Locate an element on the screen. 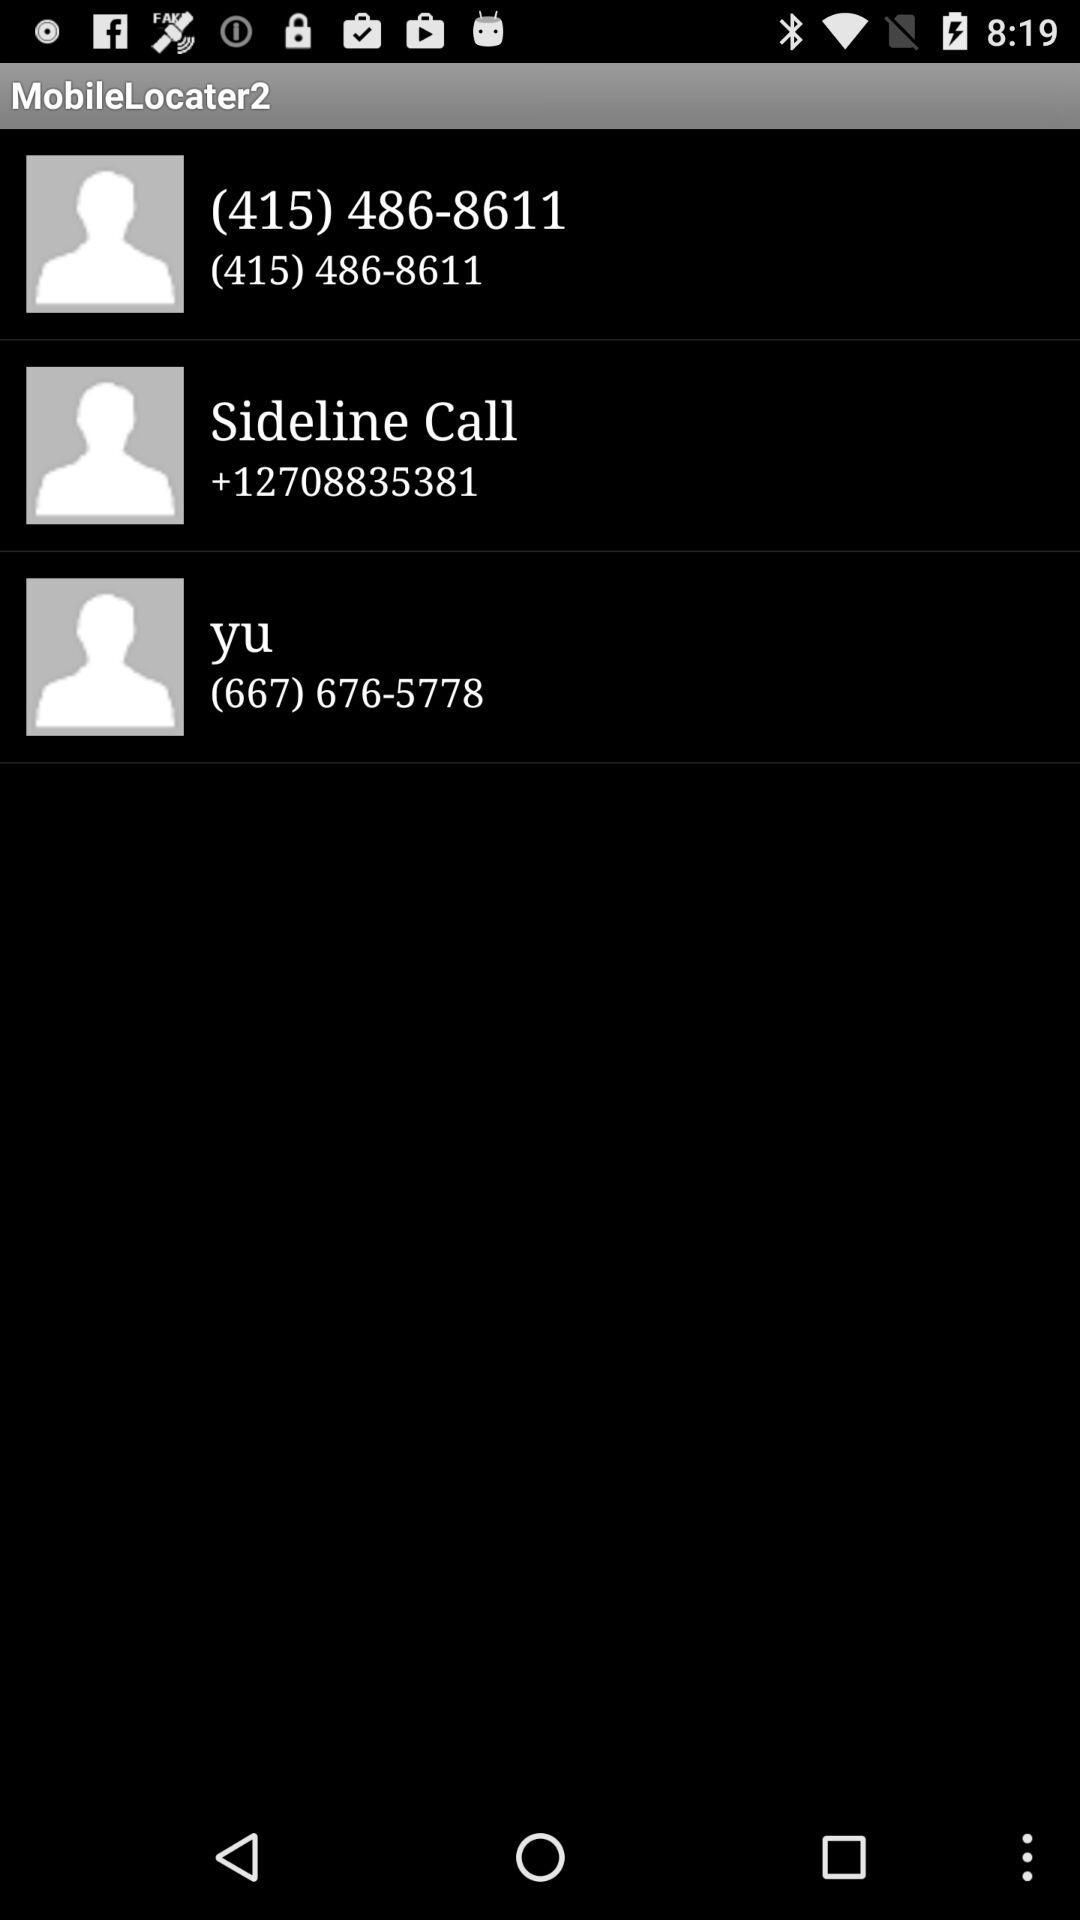 This screenshot has height=1920, width=1080. the sideline call icon is located at coordinates (631, 418).